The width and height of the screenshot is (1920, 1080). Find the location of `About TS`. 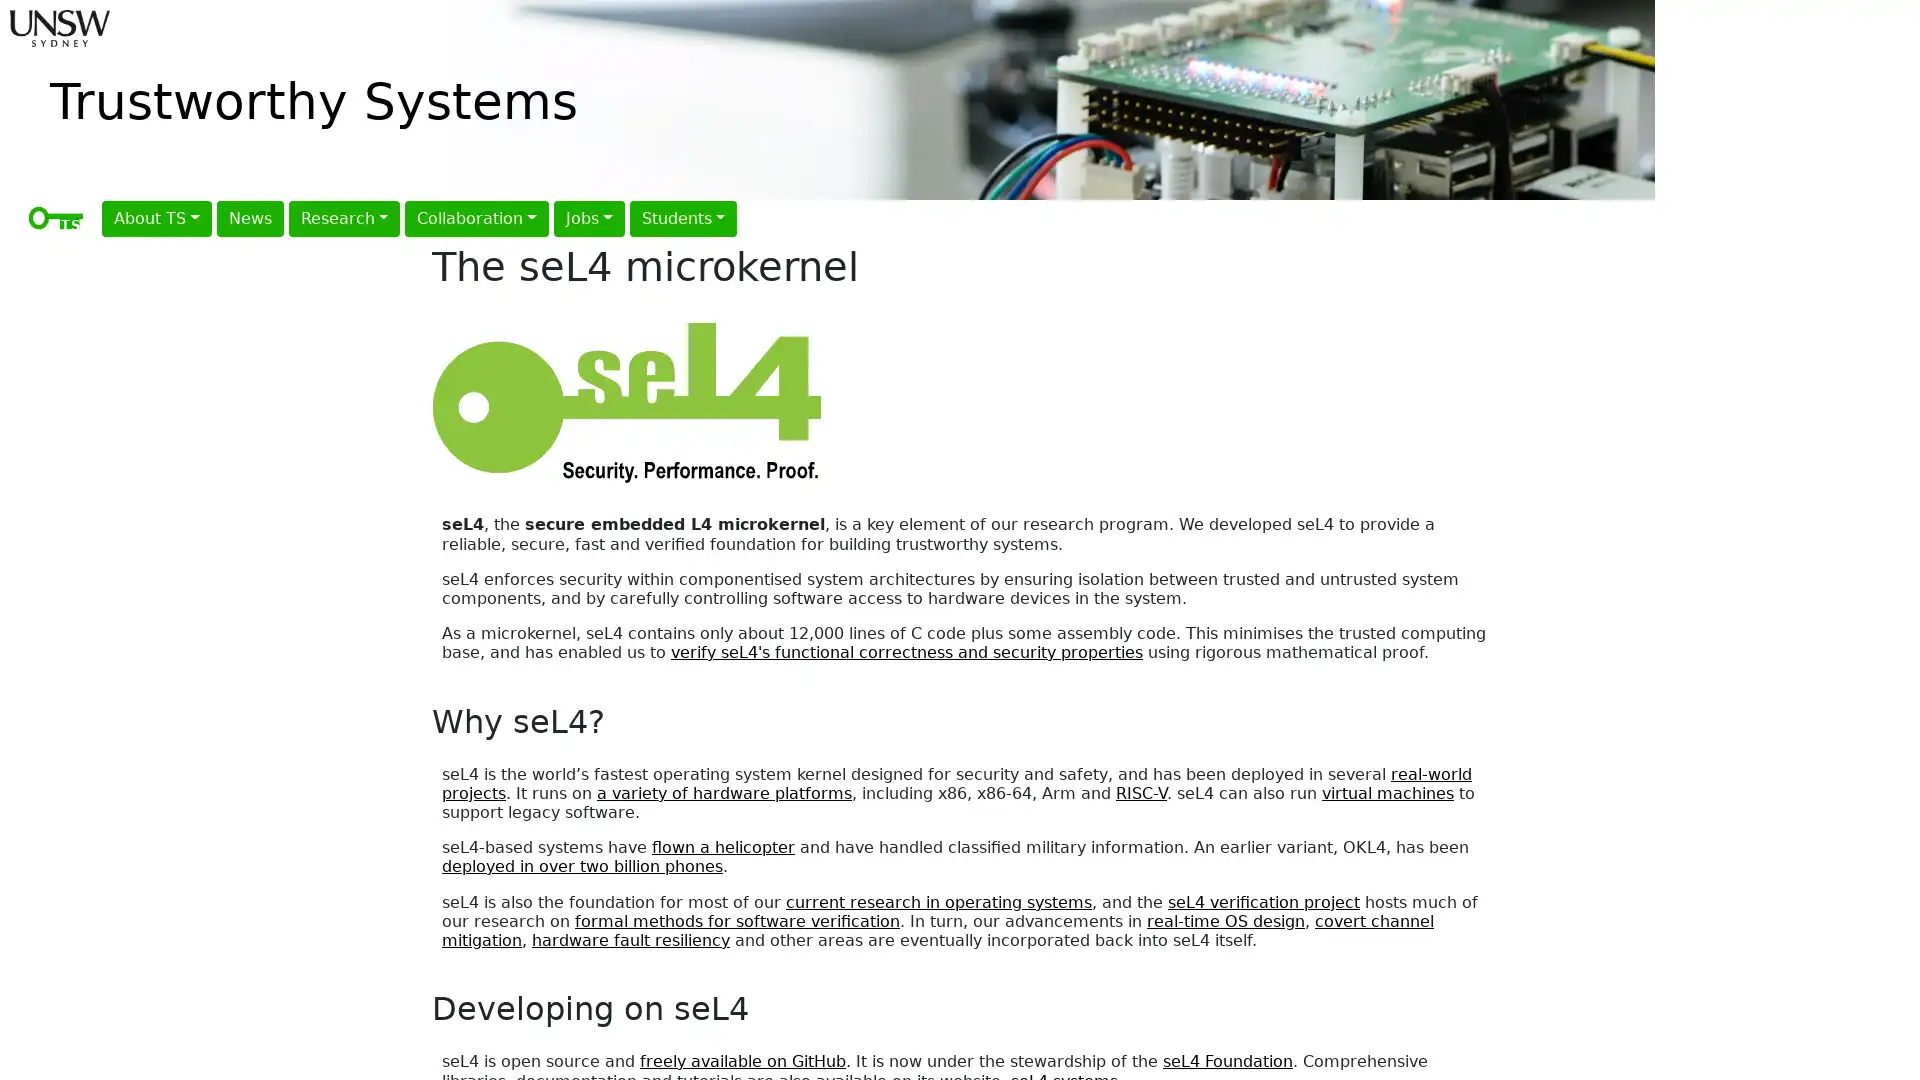

About TS is located at coordinates (155, 218).